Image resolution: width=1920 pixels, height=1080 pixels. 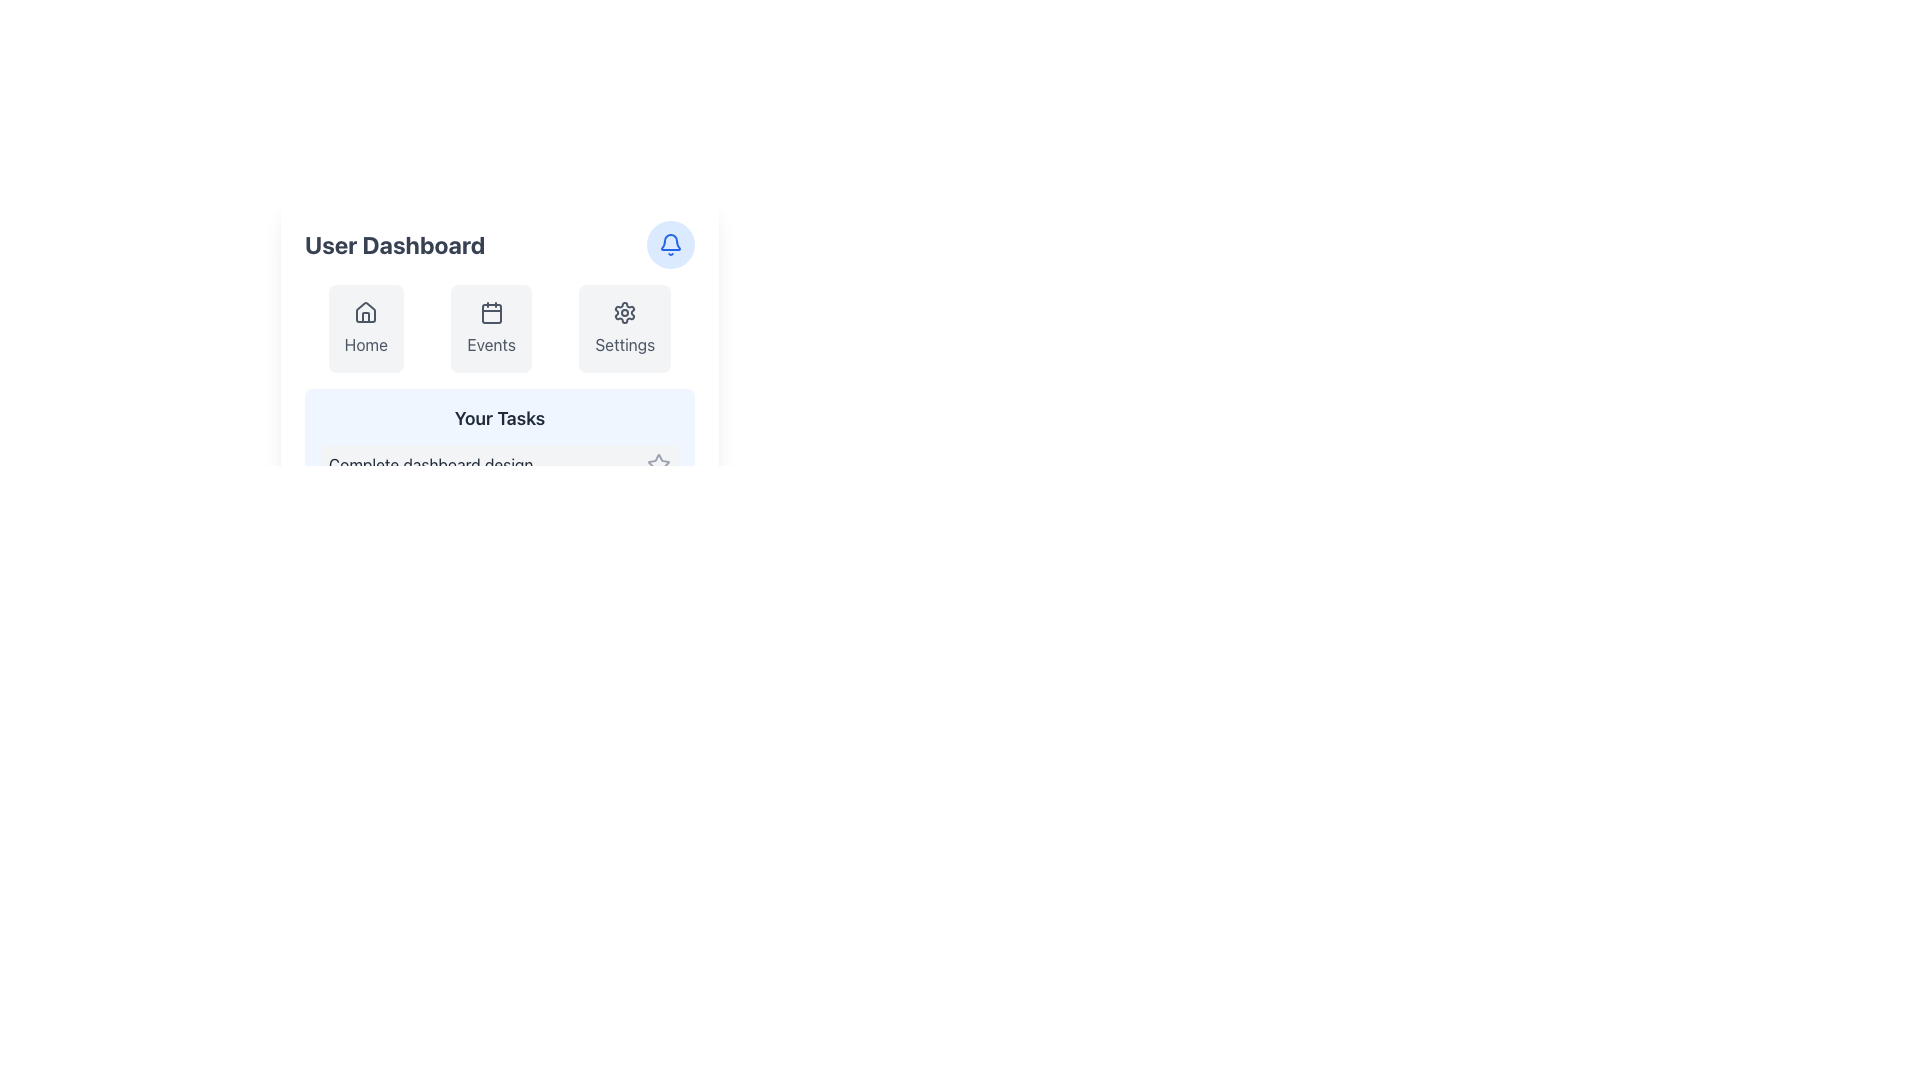 I want to click on the star icon in the lower-right corner of a task item under the 'Your Tasks' section, so click(x=658, y=464).